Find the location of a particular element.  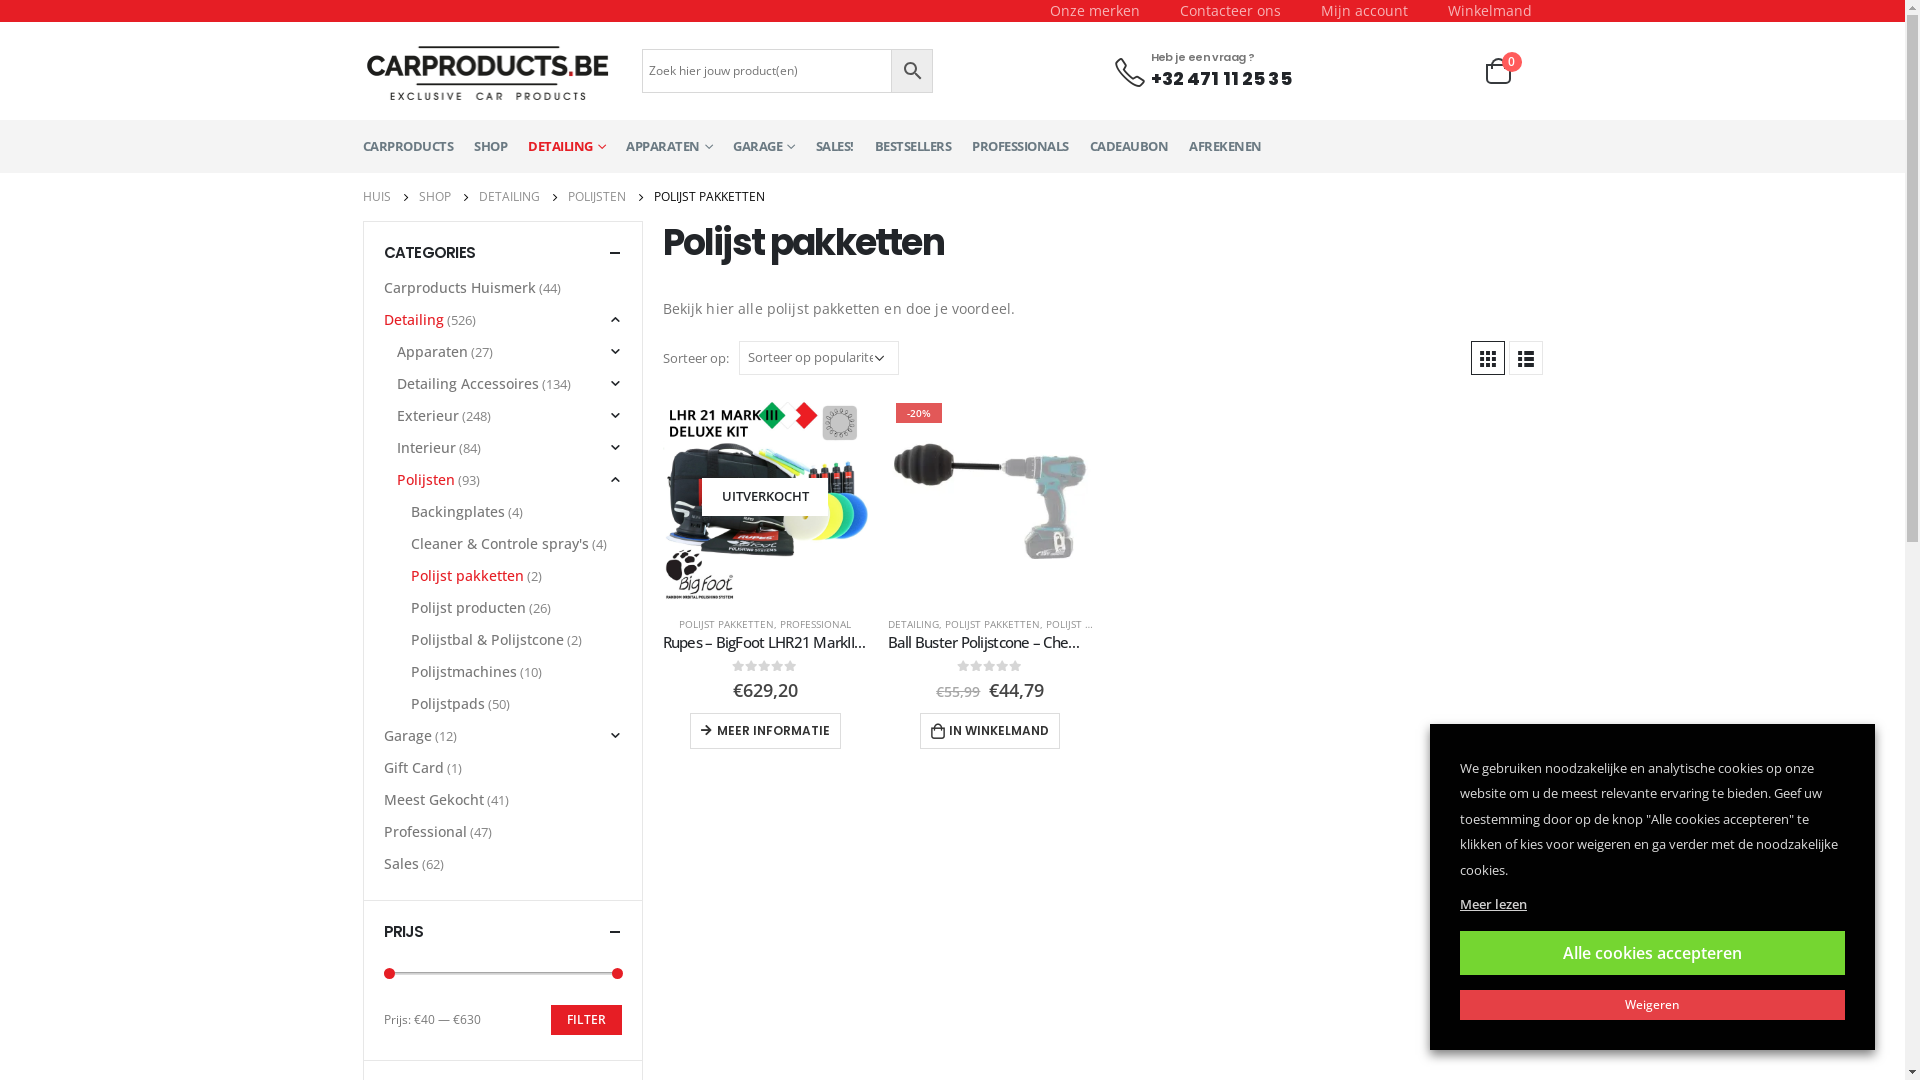

'Rasterweergave' is located at coordinates (1469, 357).